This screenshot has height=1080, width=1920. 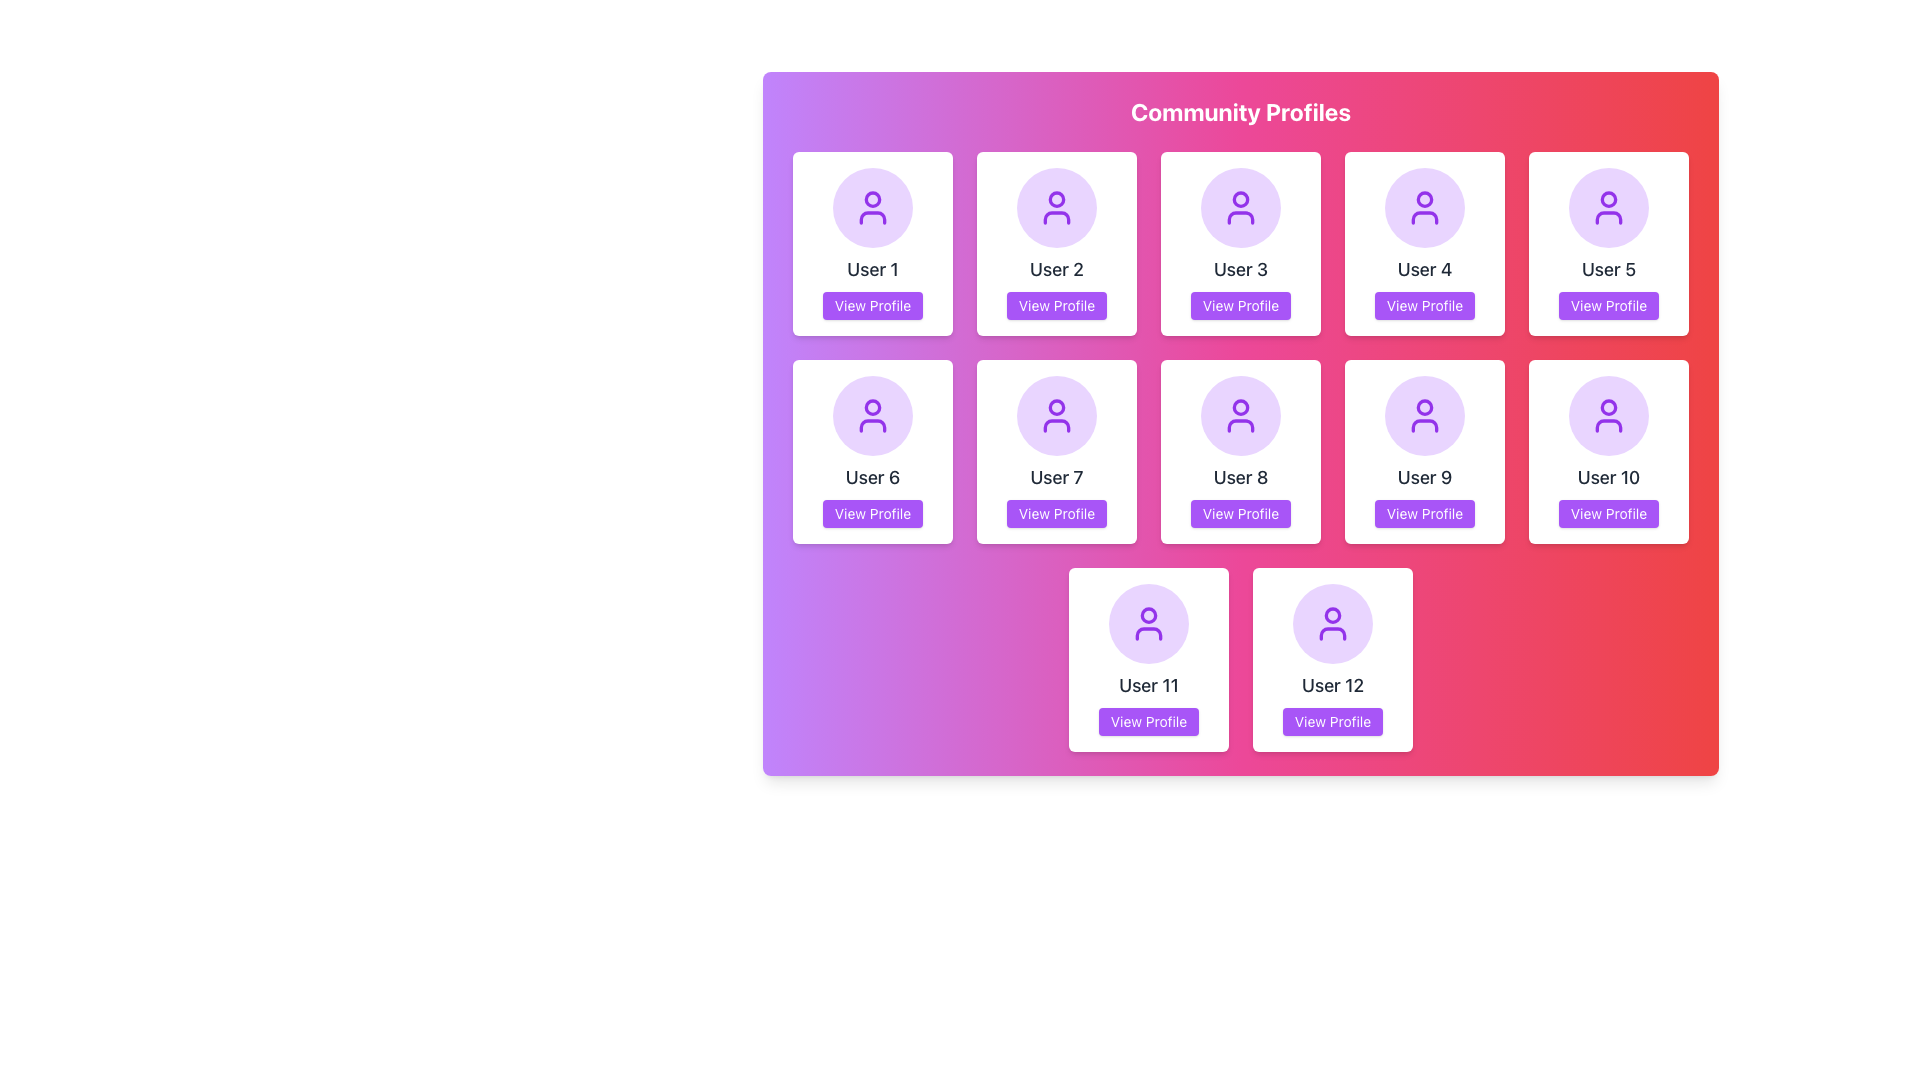 What do you see at coordinates (1333, 623) in the screenshot?
I see `the user profile icon for 'User 12' located in the second row, last column of the user profile cards` at bounding box center [1333, 623].